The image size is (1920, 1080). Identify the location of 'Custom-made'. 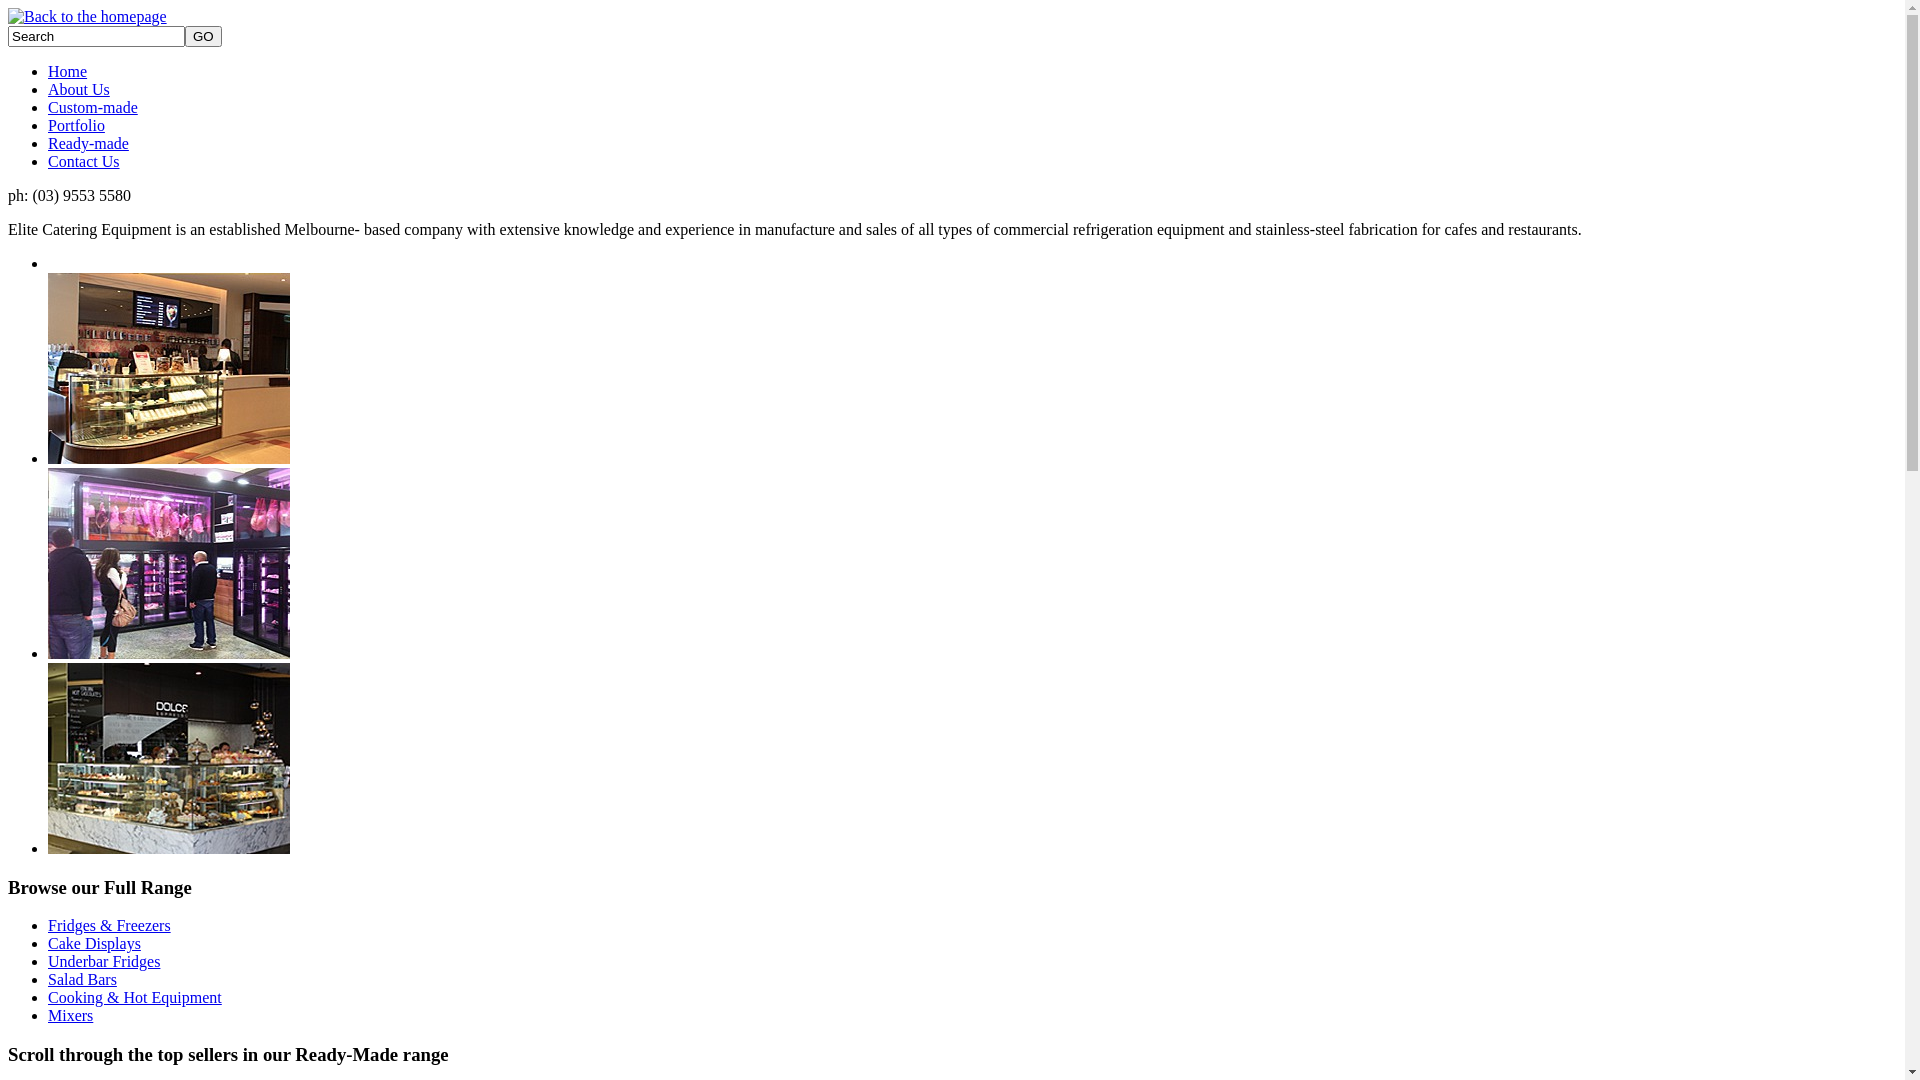
(91, 107).